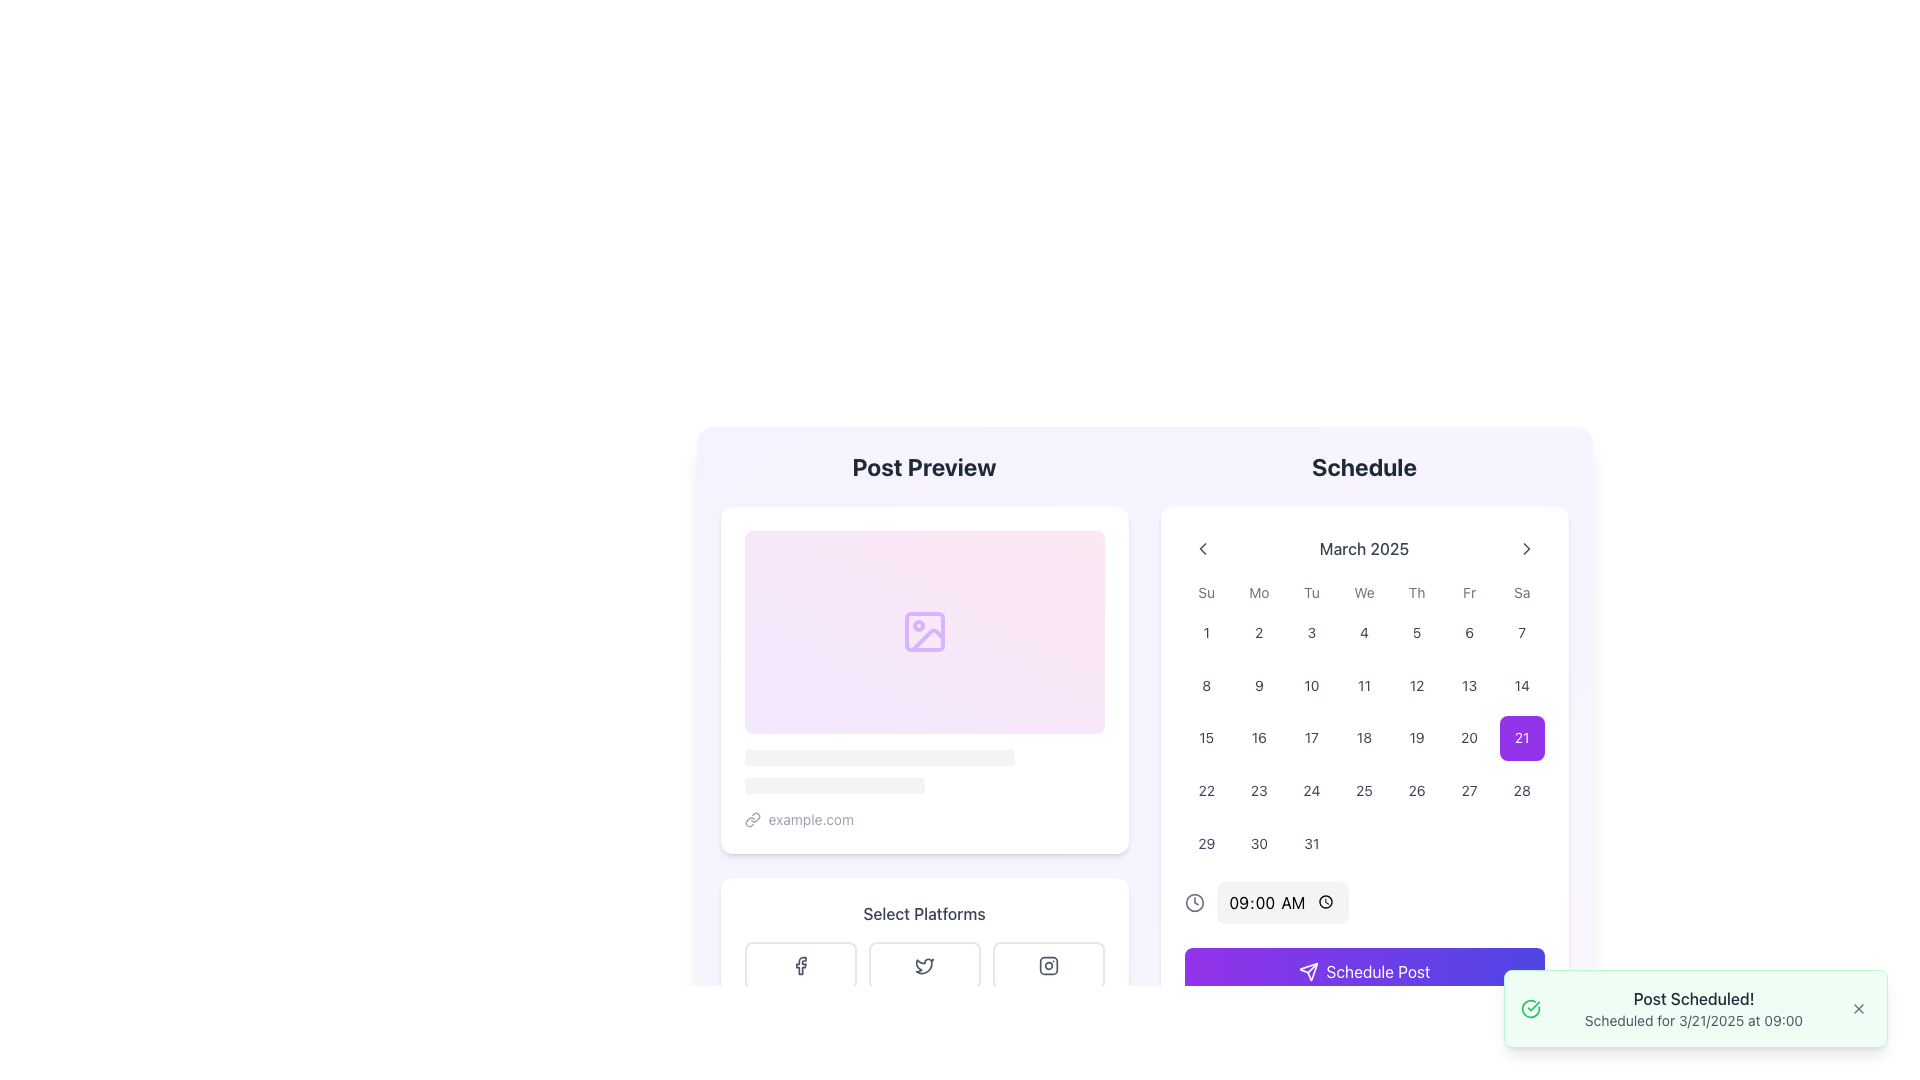 This screenshot has width=1920, height=1080. Describe the element at coordinates (1525, 548) in the screenshot. I see `the downward arrow icon to advance to the next month in the calendar view` at that location.